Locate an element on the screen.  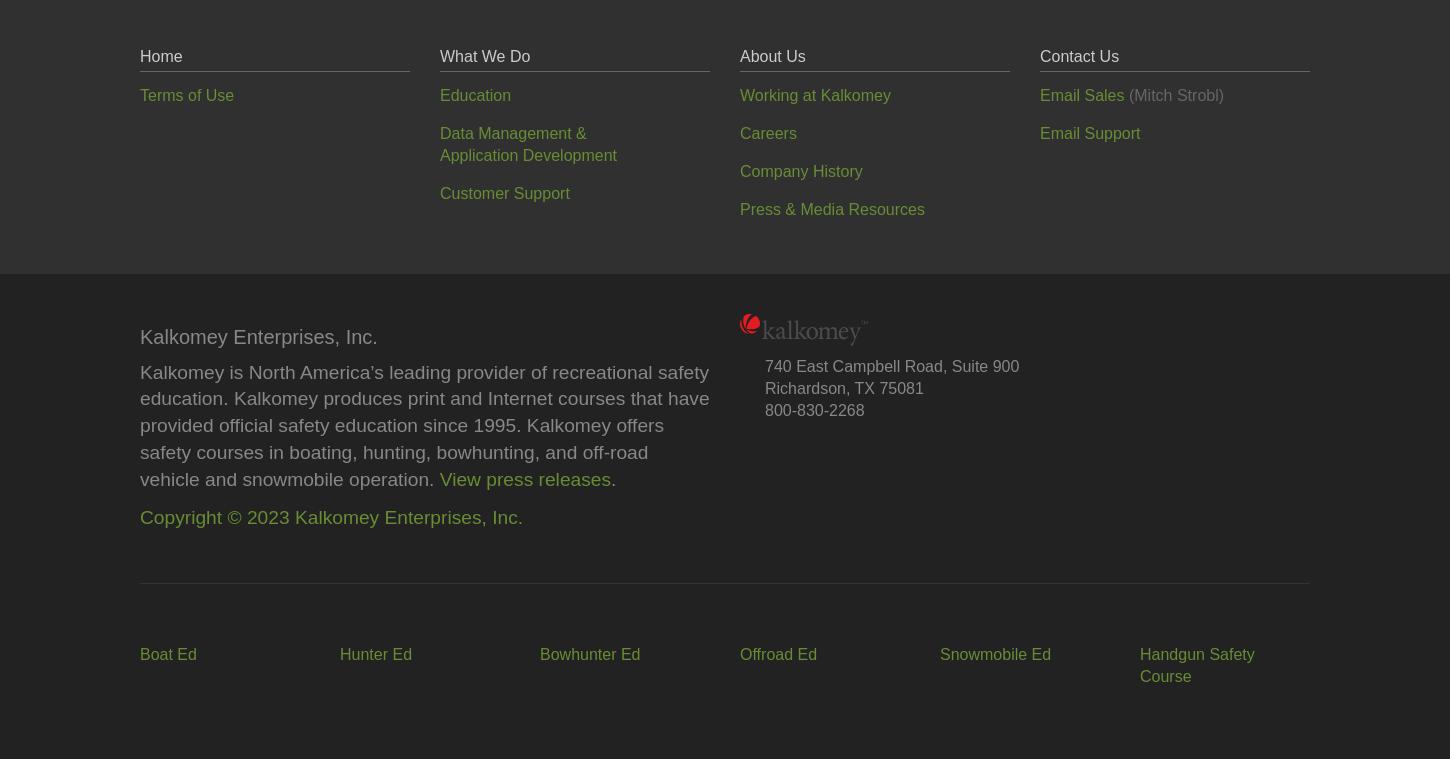
'Terms of Use' is located at coordinates (139, 93).